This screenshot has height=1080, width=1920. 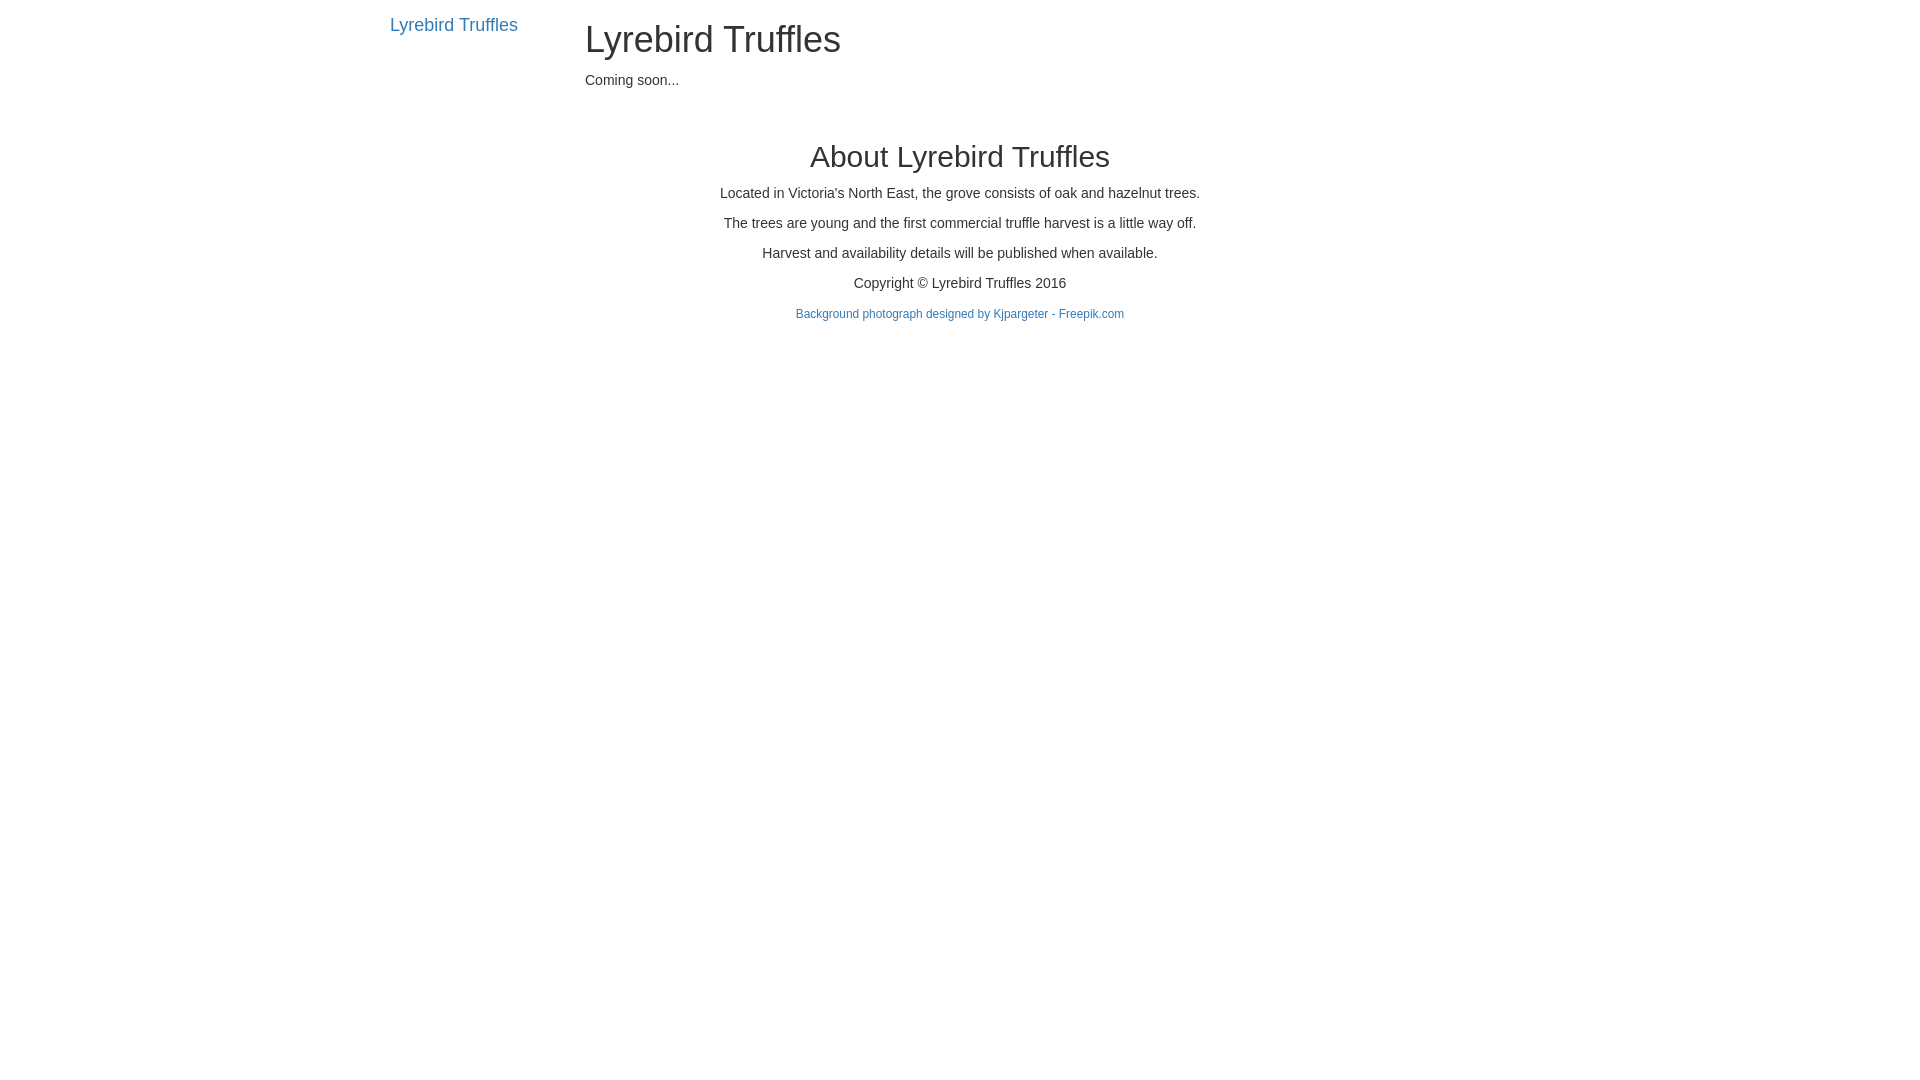 What do you see at coordinates (960, 313) in the screenshot?
I see `'Background photograph designed by Kjpargeter - Freepik.com'` at bounding box center [960, 313].